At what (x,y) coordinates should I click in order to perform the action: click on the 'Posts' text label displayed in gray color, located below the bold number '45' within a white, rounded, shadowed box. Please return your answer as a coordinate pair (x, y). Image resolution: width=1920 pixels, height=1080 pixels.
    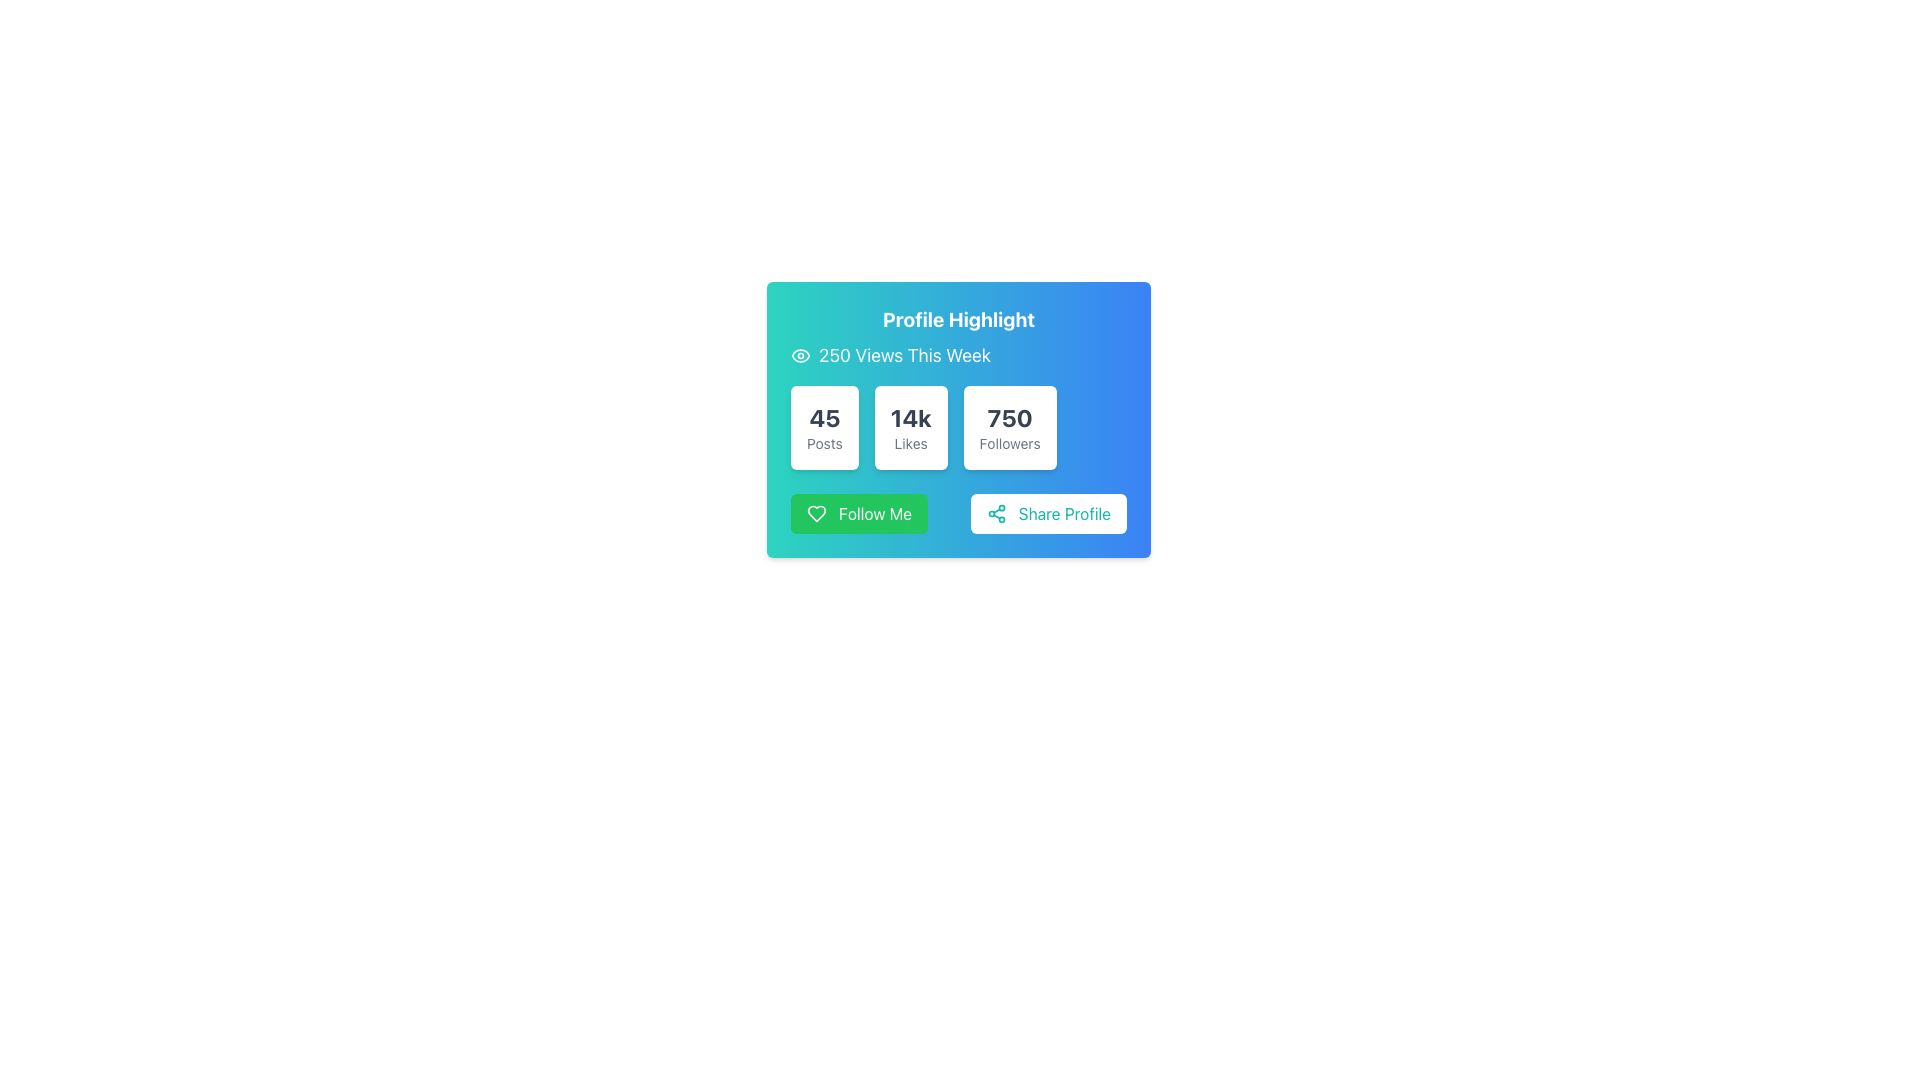
    Looking at the image, I should click on (824, 442).